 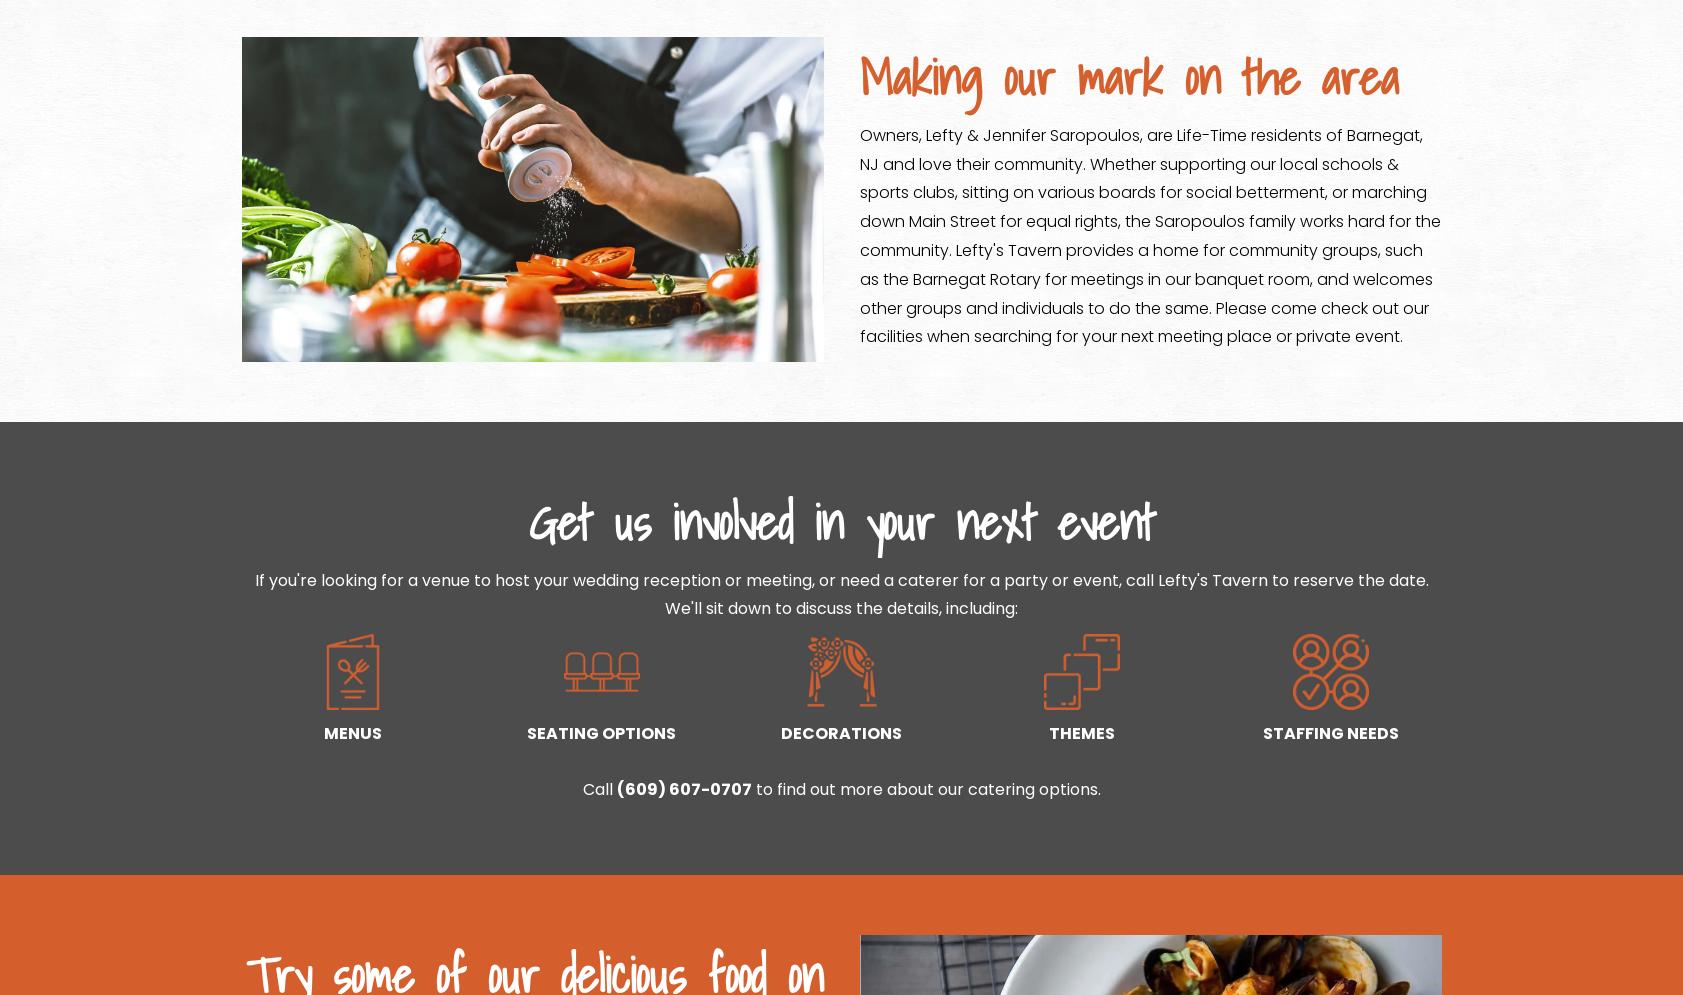 I want to click on 'to find out more about our catering options.', so click(x=753, y=788).